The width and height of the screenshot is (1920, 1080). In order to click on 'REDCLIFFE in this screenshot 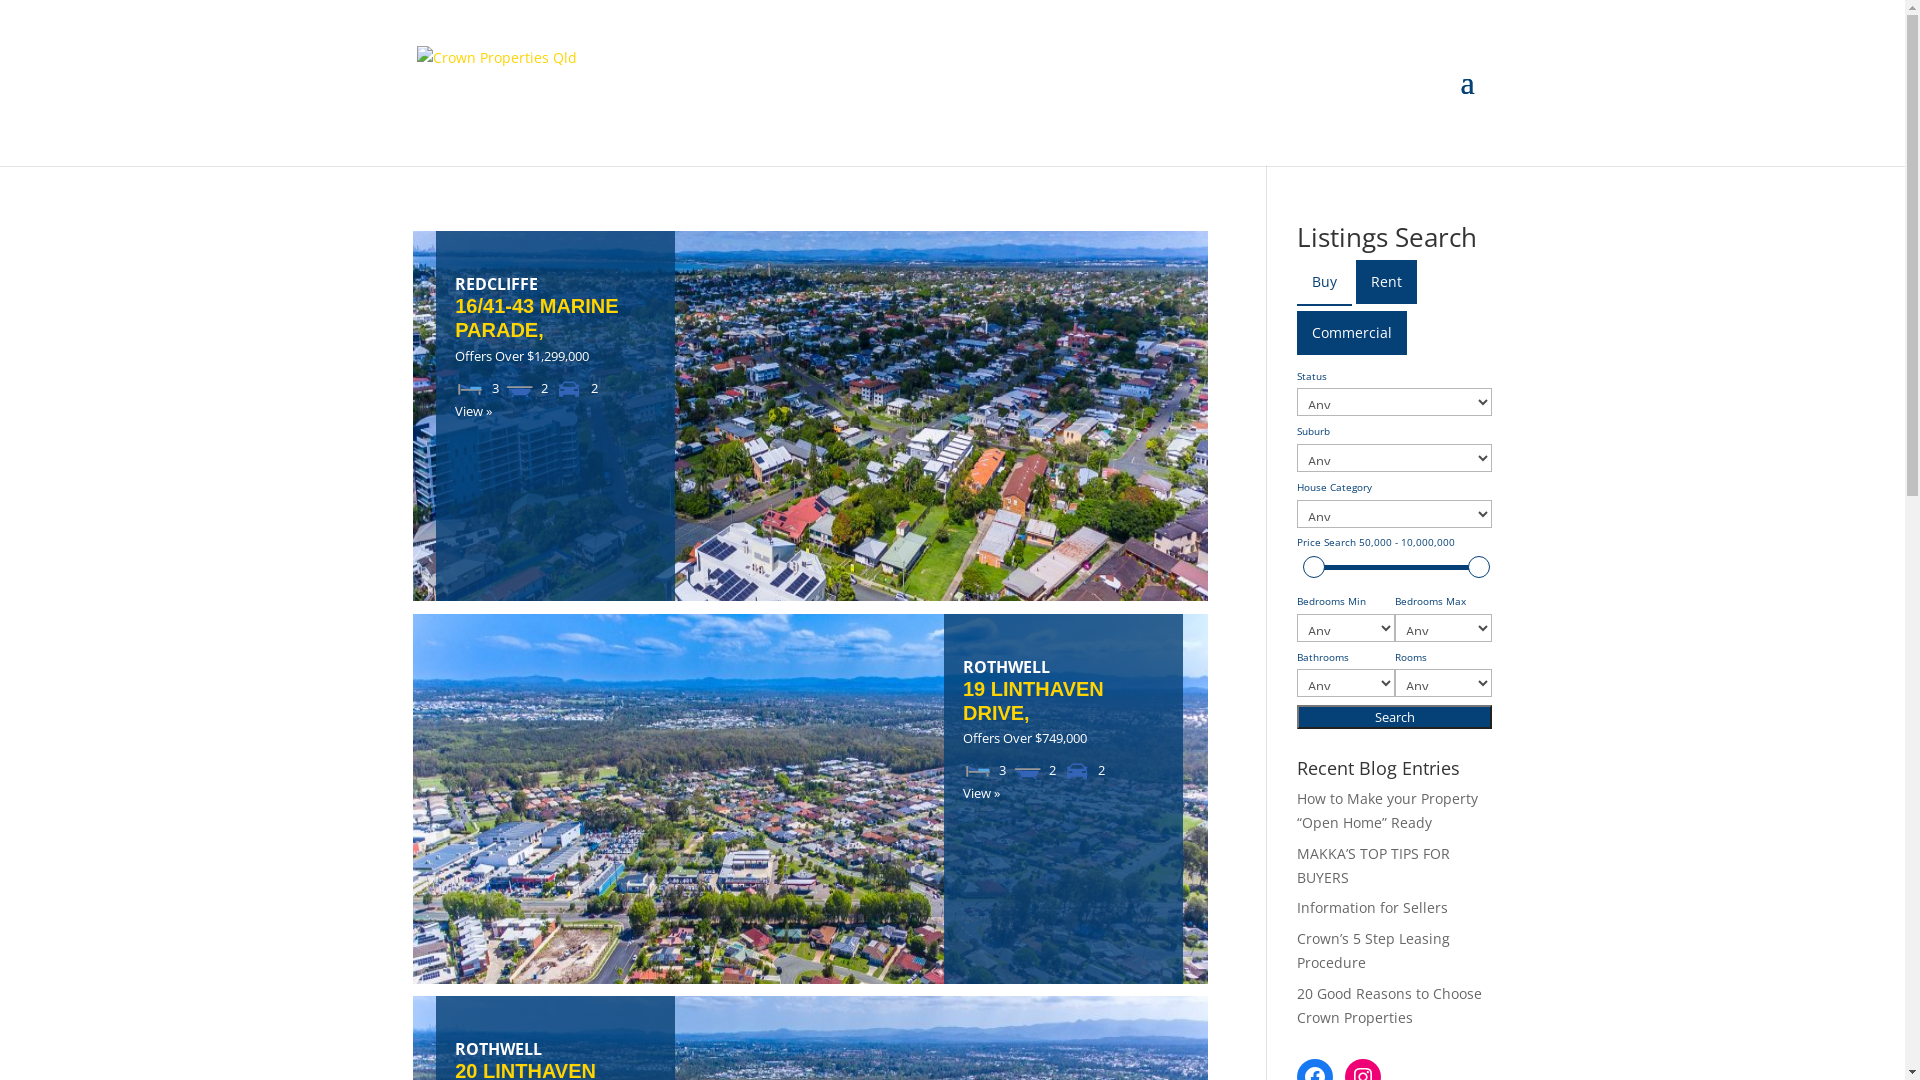, I will do `click(555, 308)`.